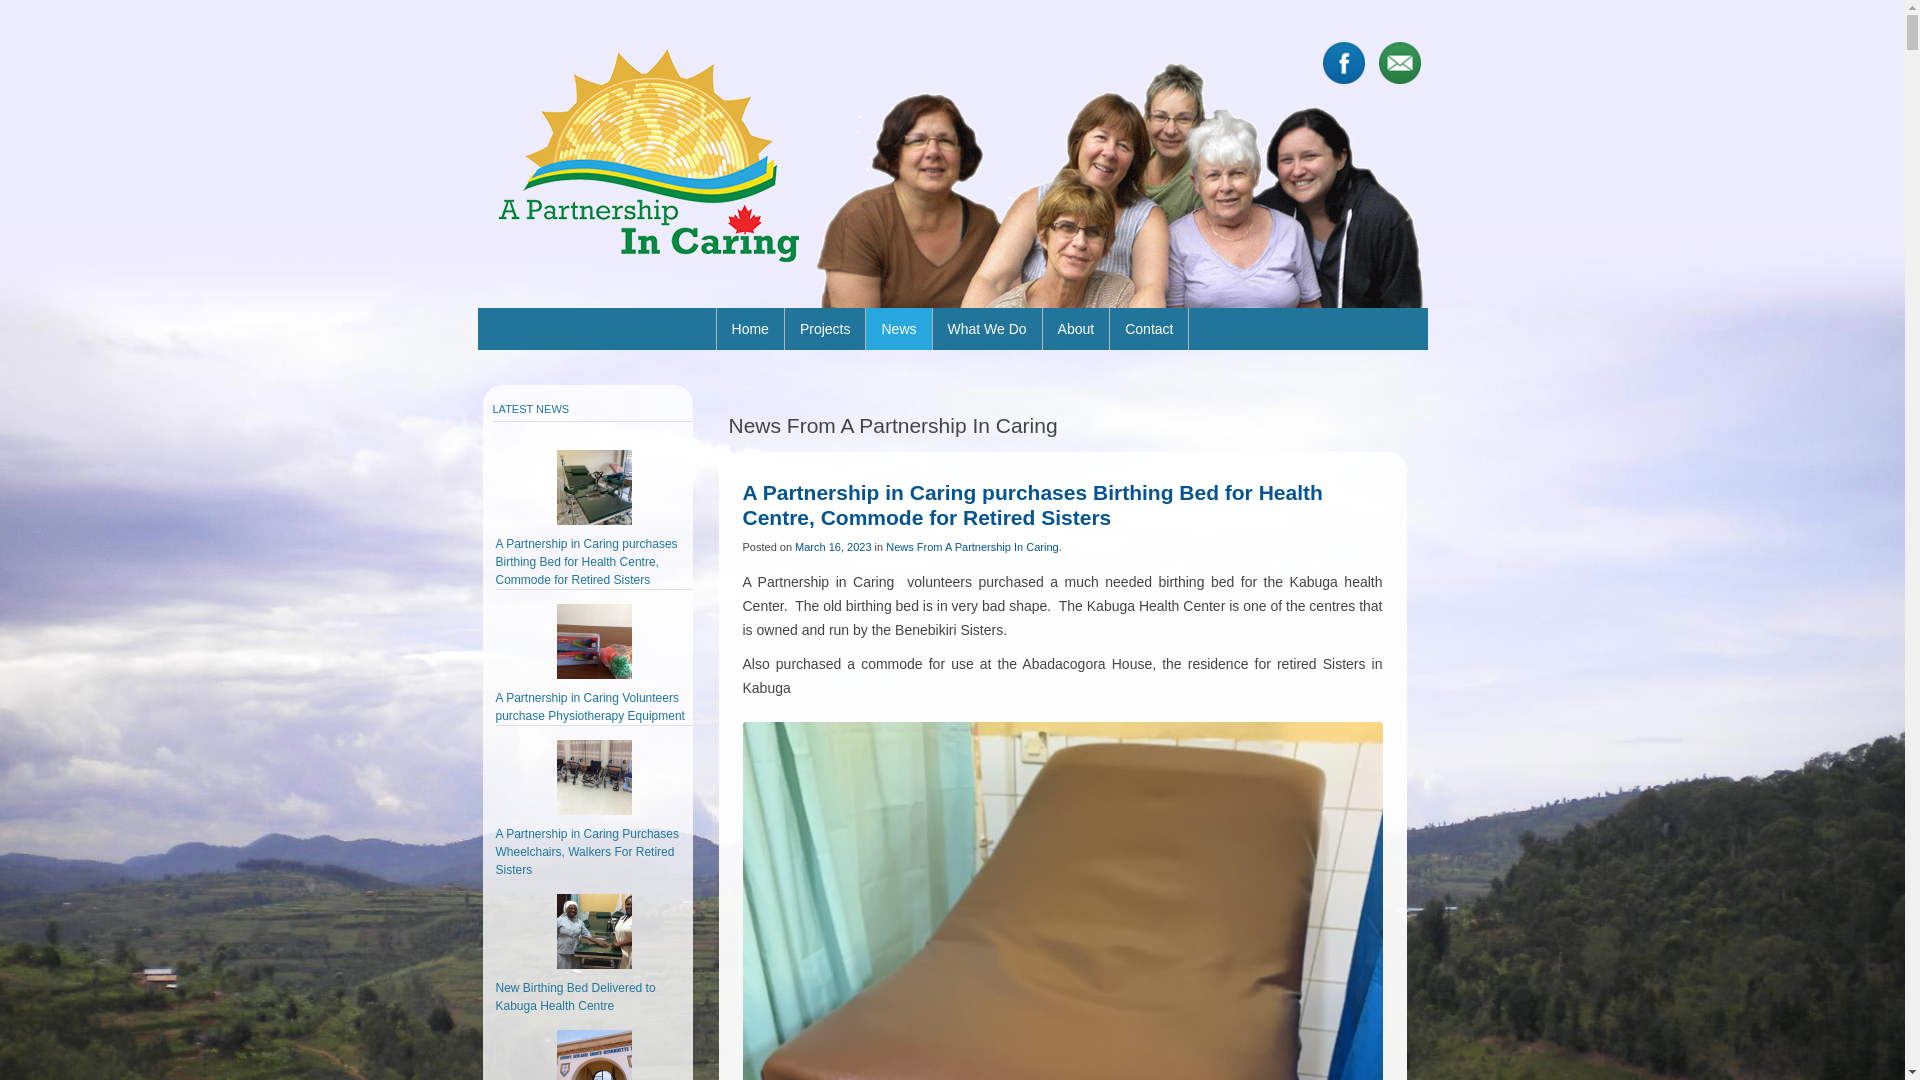  What do you see at coordinates (1108, 327) in the screenshot?
I see `'Contact'` at bounding box center [1108, 327].